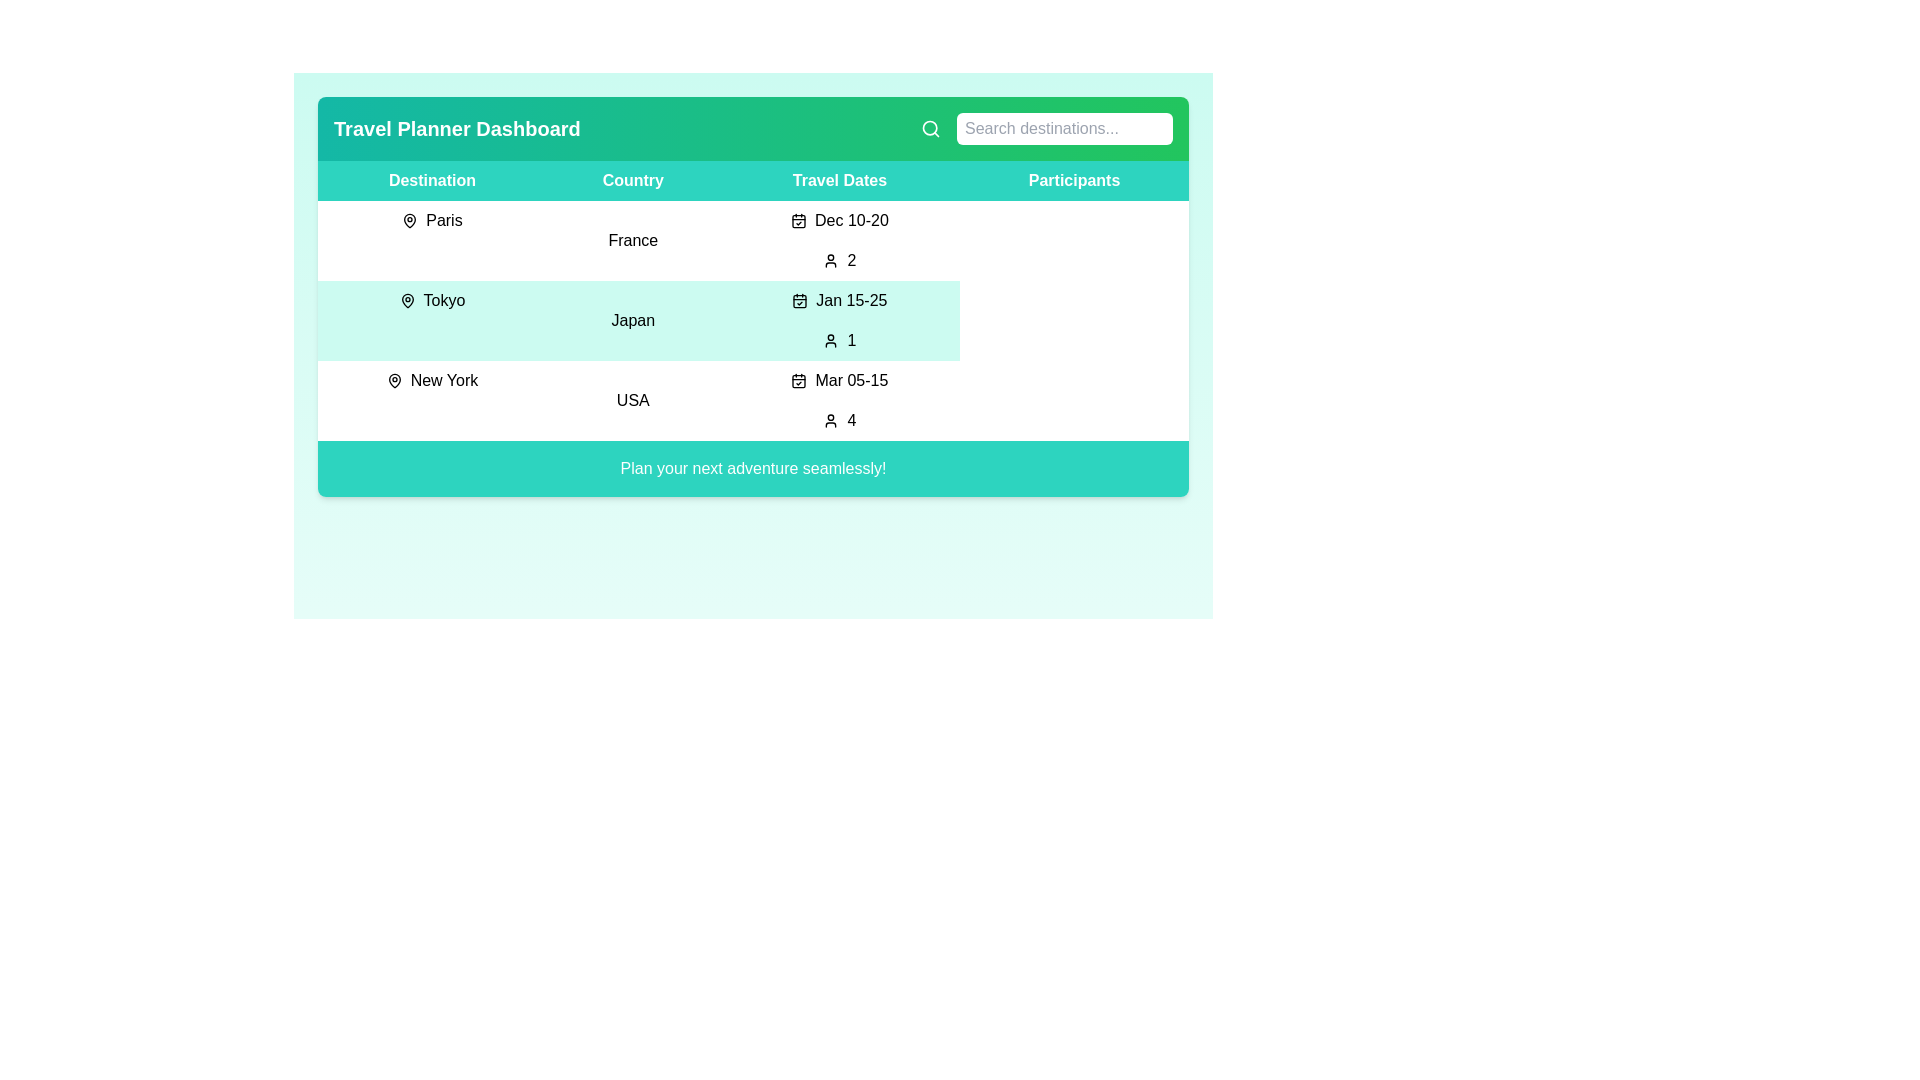 This screenshot has width=1920, height=1080. I want to click on the first table row displaying travel information for 'Paris', 'France', 'Dec 10-20', and '2', which is the first row in the table structure, so click(752, 239).